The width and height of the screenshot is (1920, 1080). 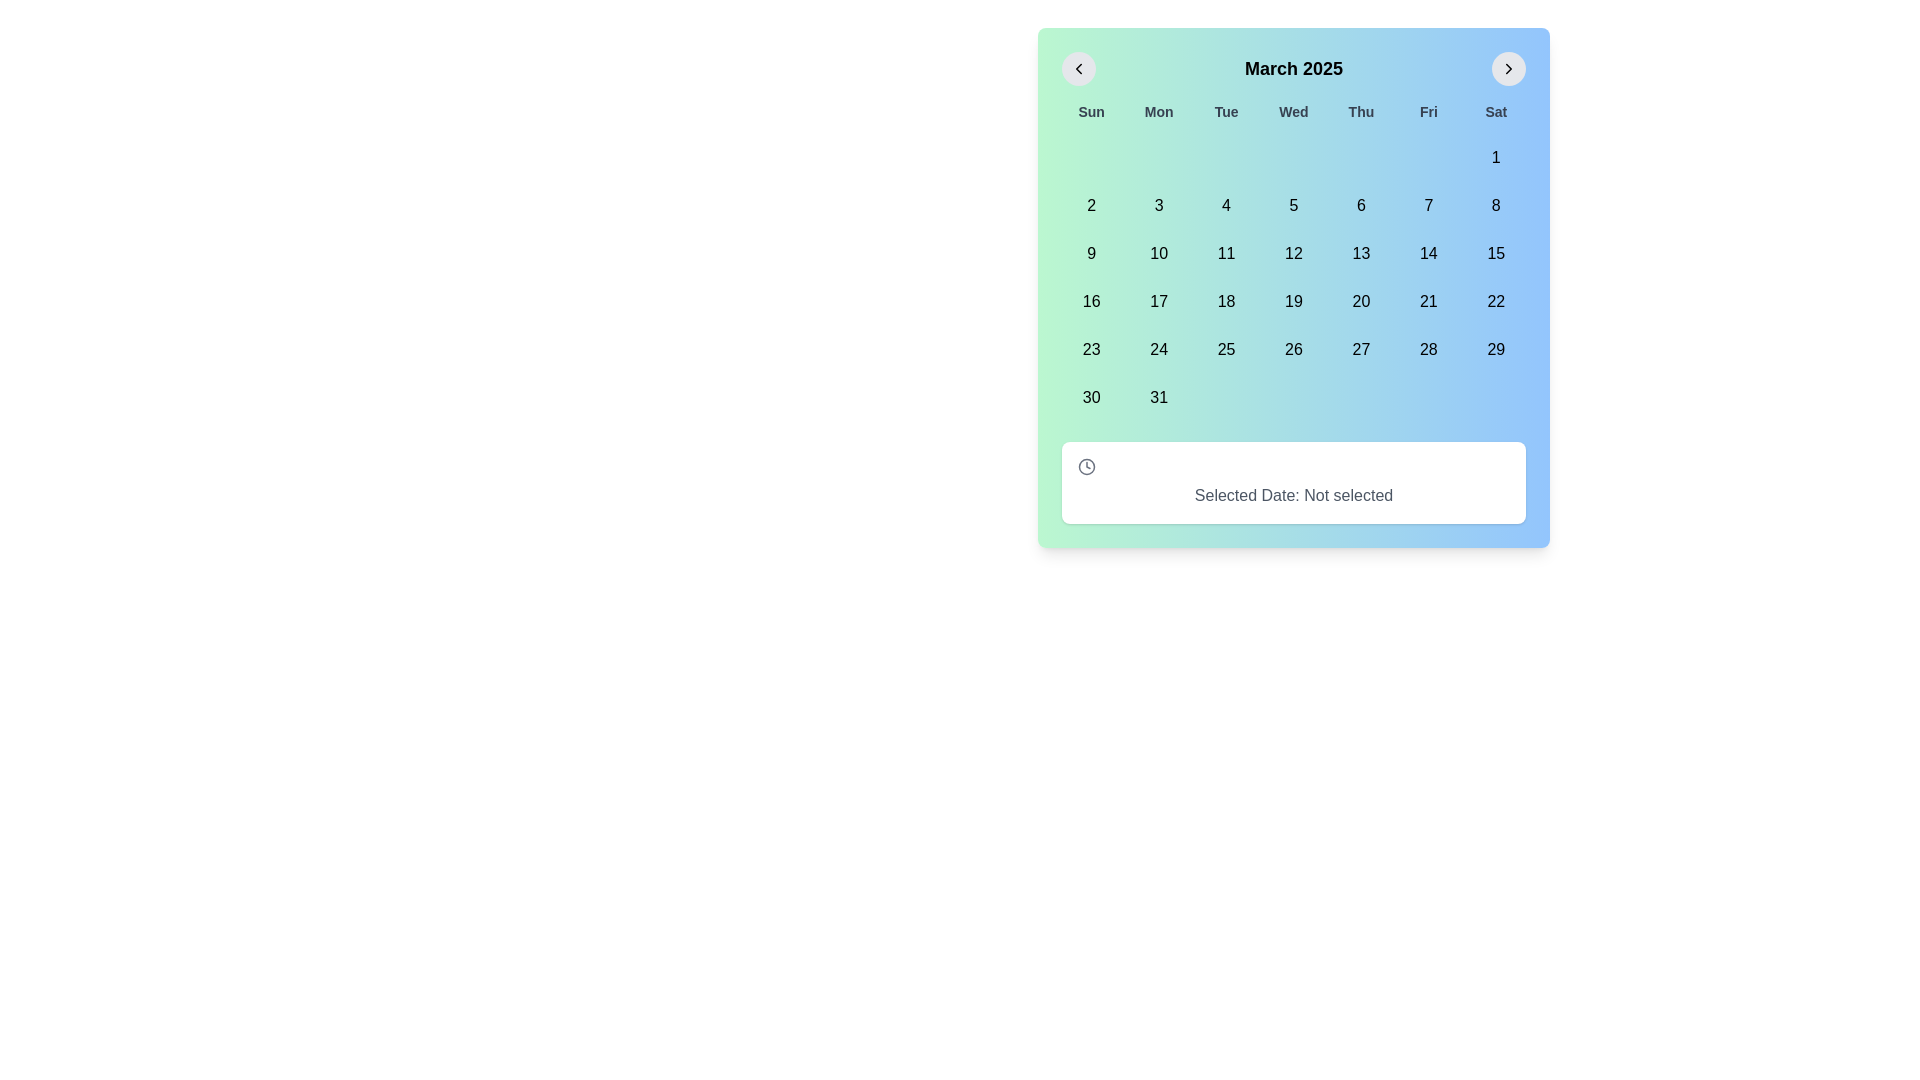 What do you see at coordinates (1496, 205) in the screenshot?
I see `the Calendar date button displaying the number '8', located under the header 'March 2025'` at bounding box center [1496, 205].